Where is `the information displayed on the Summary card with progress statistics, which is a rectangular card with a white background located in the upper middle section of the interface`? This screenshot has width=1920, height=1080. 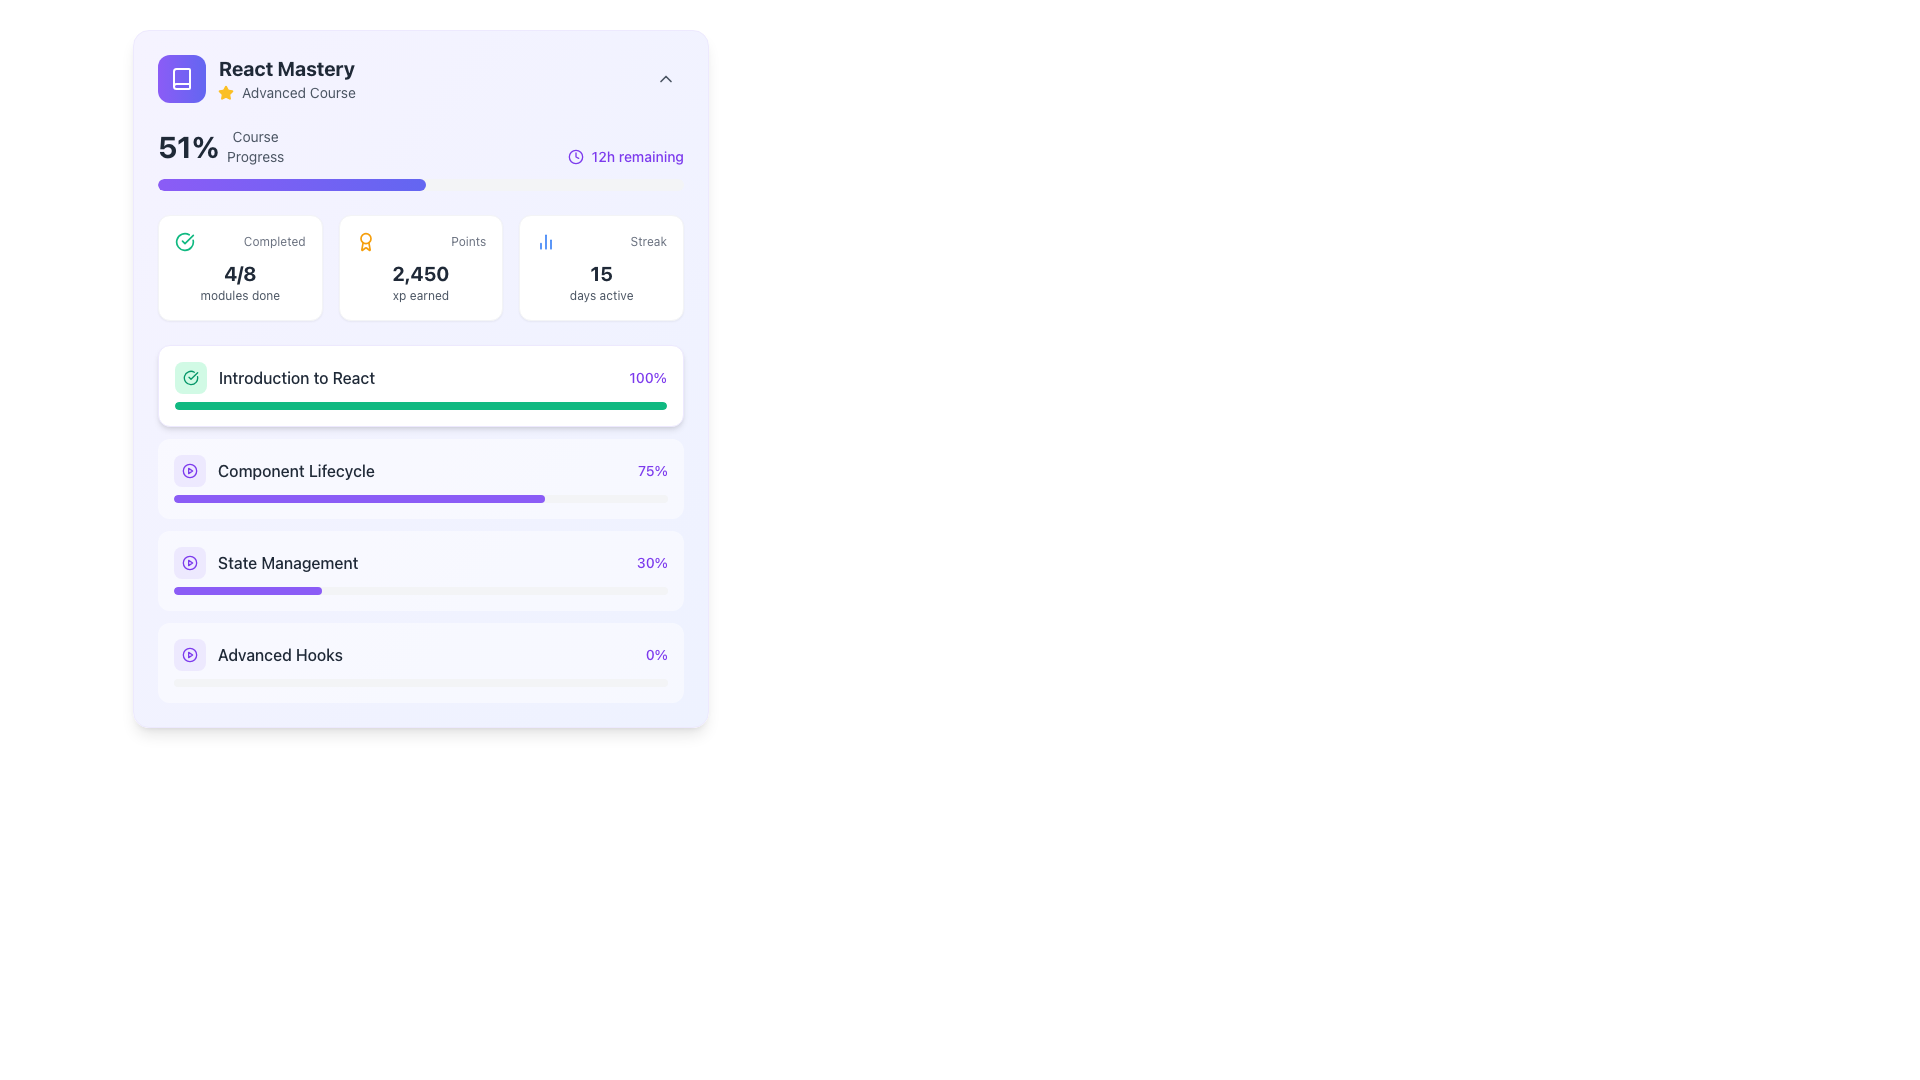 the information displayed on the Summary card with progress statistics, which is a rectangular card with a white background located in the upper middle section of the interface is located at coordinates (420, 266).